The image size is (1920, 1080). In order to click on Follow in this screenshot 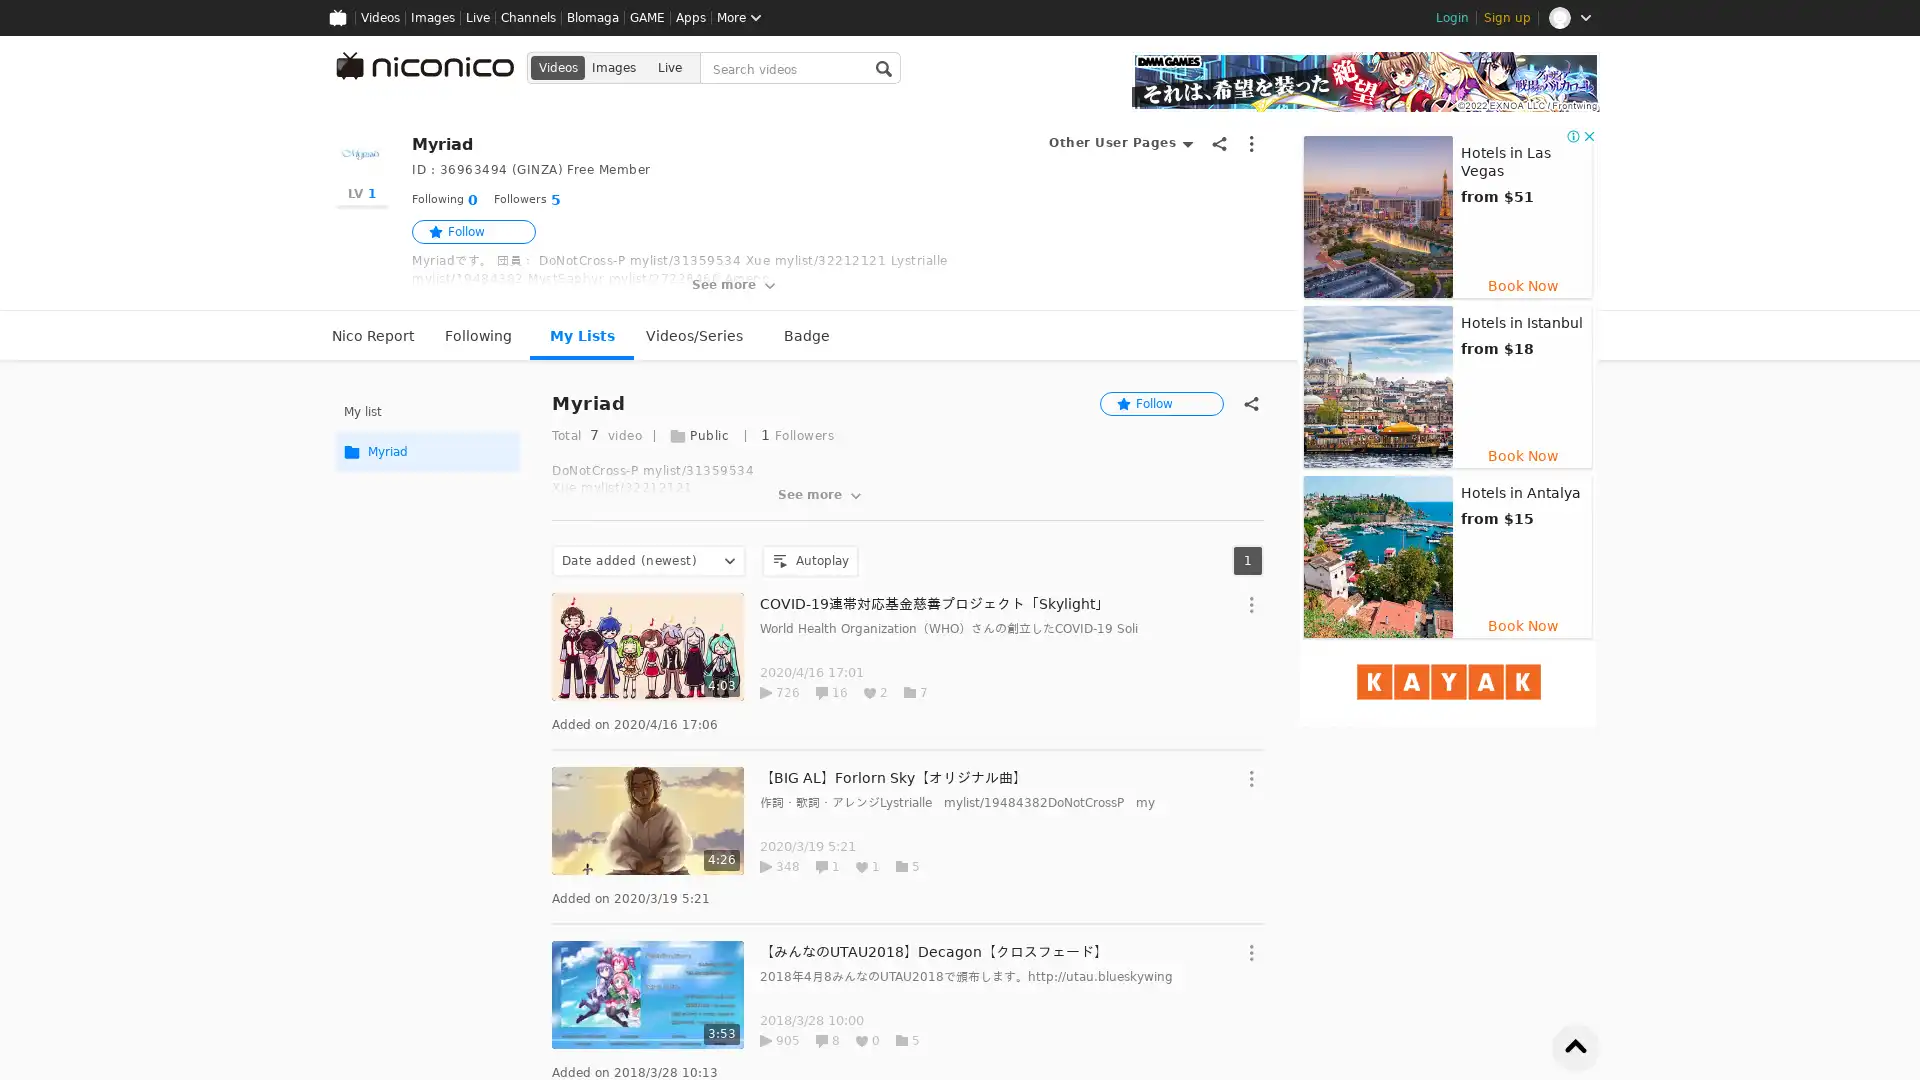, I will do `click(473, 230)`.